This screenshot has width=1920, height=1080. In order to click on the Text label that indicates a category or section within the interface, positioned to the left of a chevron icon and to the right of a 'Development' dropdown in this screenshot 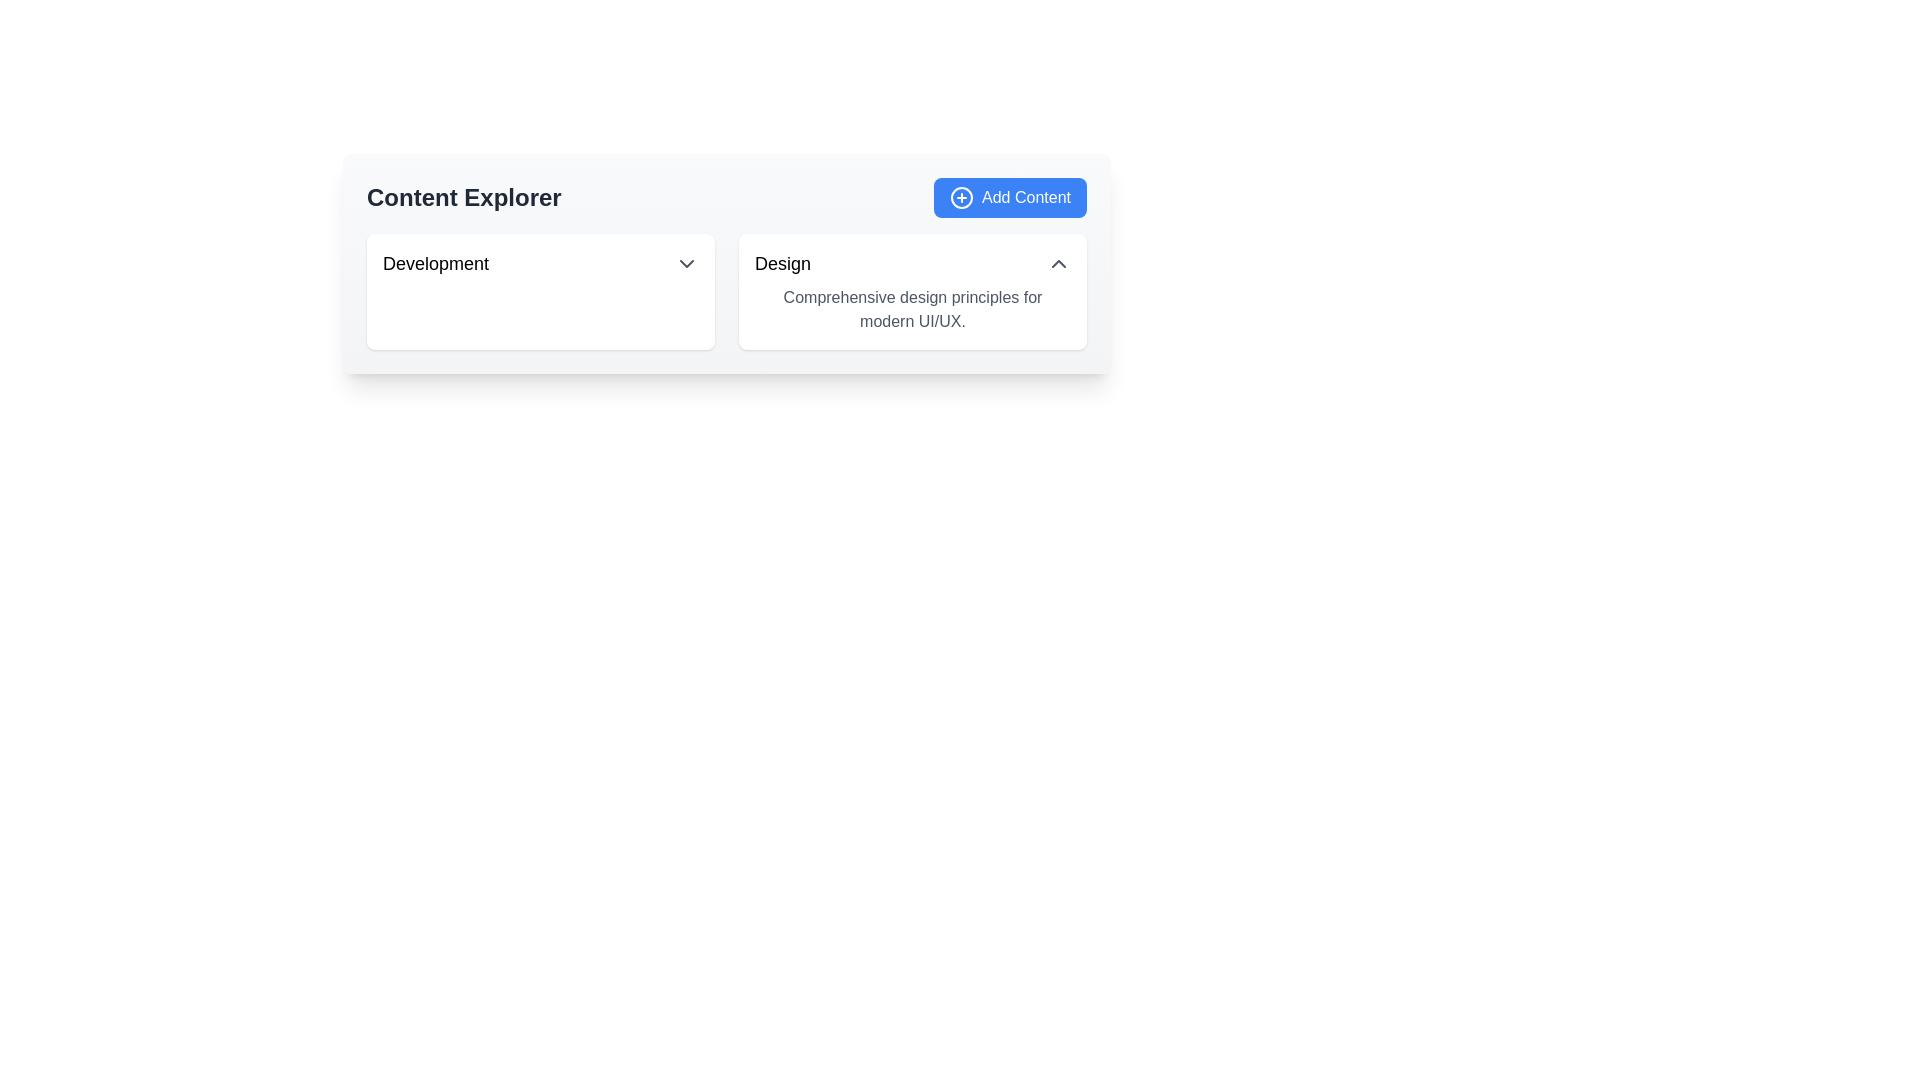, I will do `click(781, 262)`.